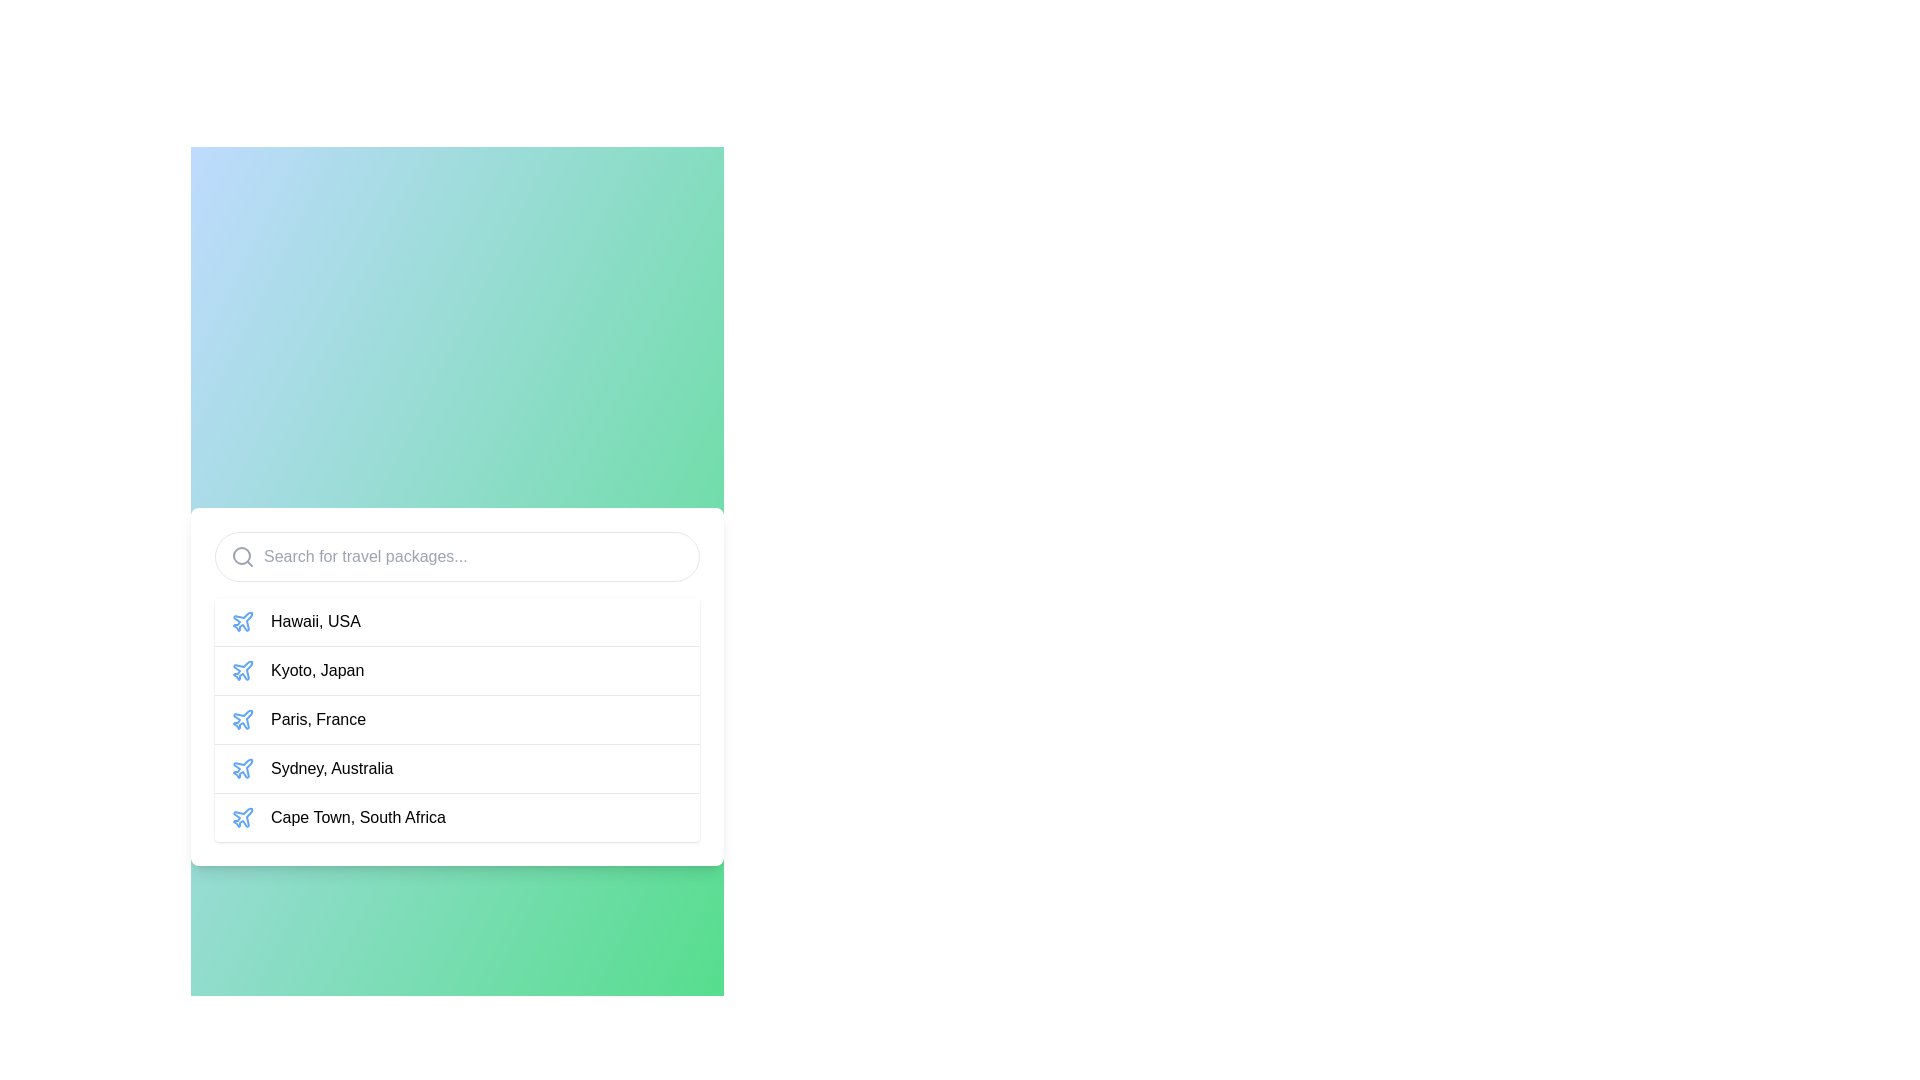  What do you see at coordinates (456, 685) in the screenshot?
I see `the second entry in the list, which represents 'Kyoto, Japan'` at bounding box center [456, 685].